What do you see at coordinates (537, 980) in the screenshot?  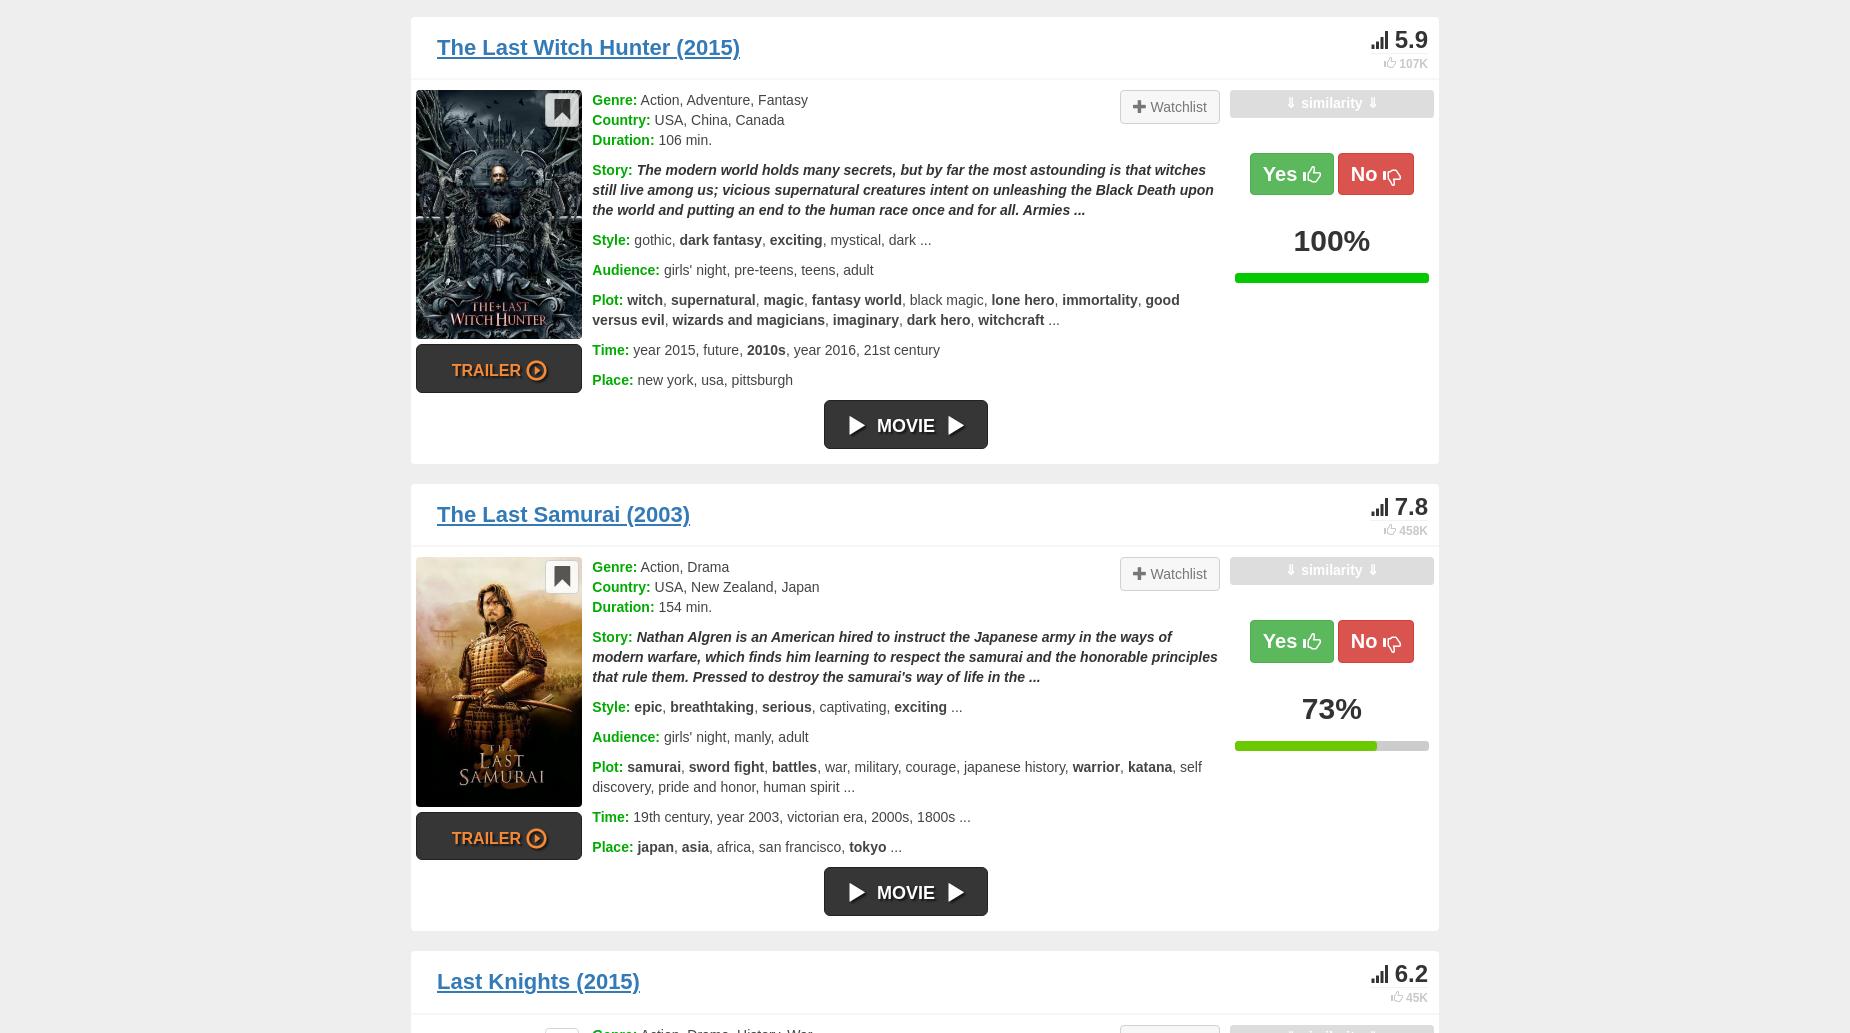 I see `'Last Knights (2015)'` at bounding box center [537, 980].